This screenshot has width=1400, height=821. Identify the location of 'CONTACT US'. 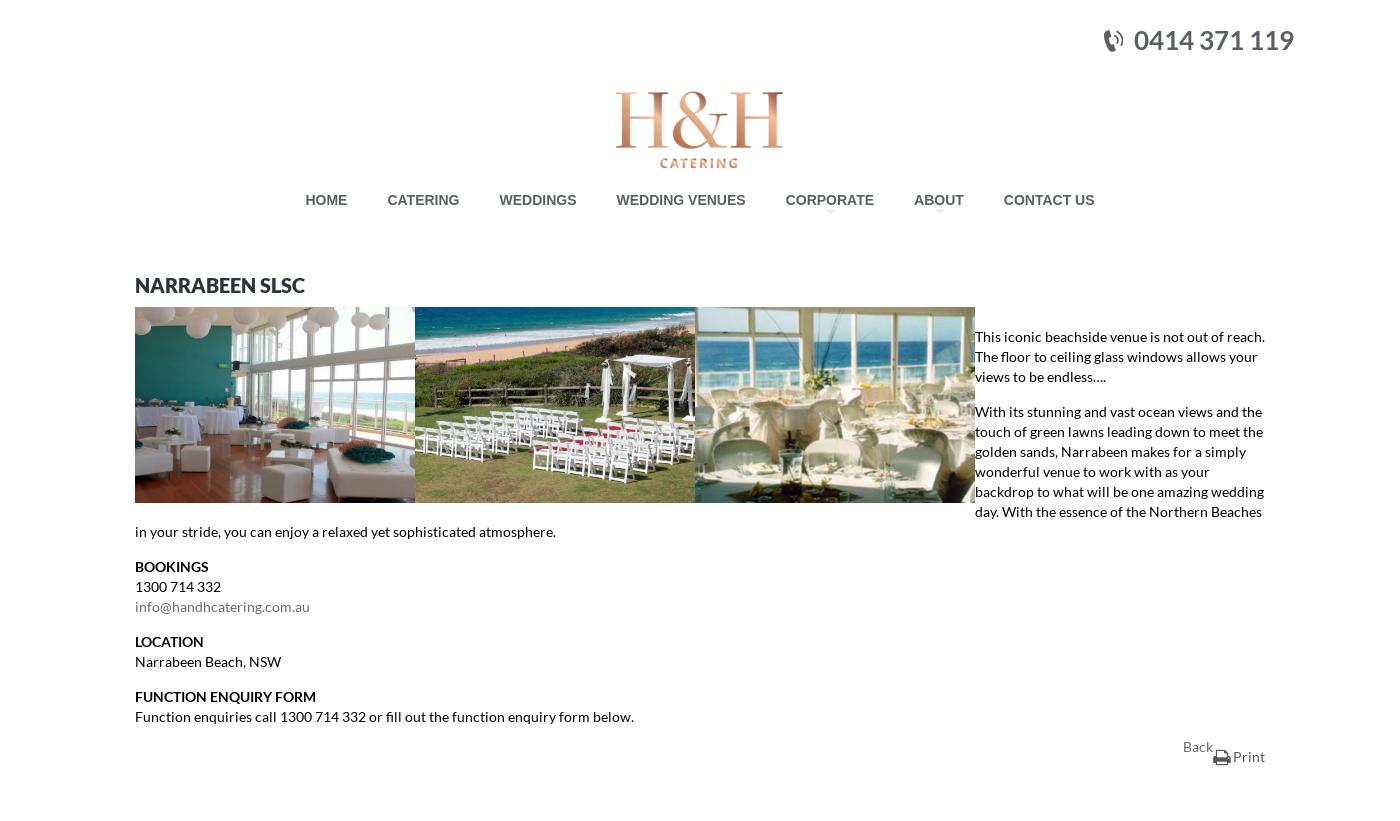
(1002, 198).